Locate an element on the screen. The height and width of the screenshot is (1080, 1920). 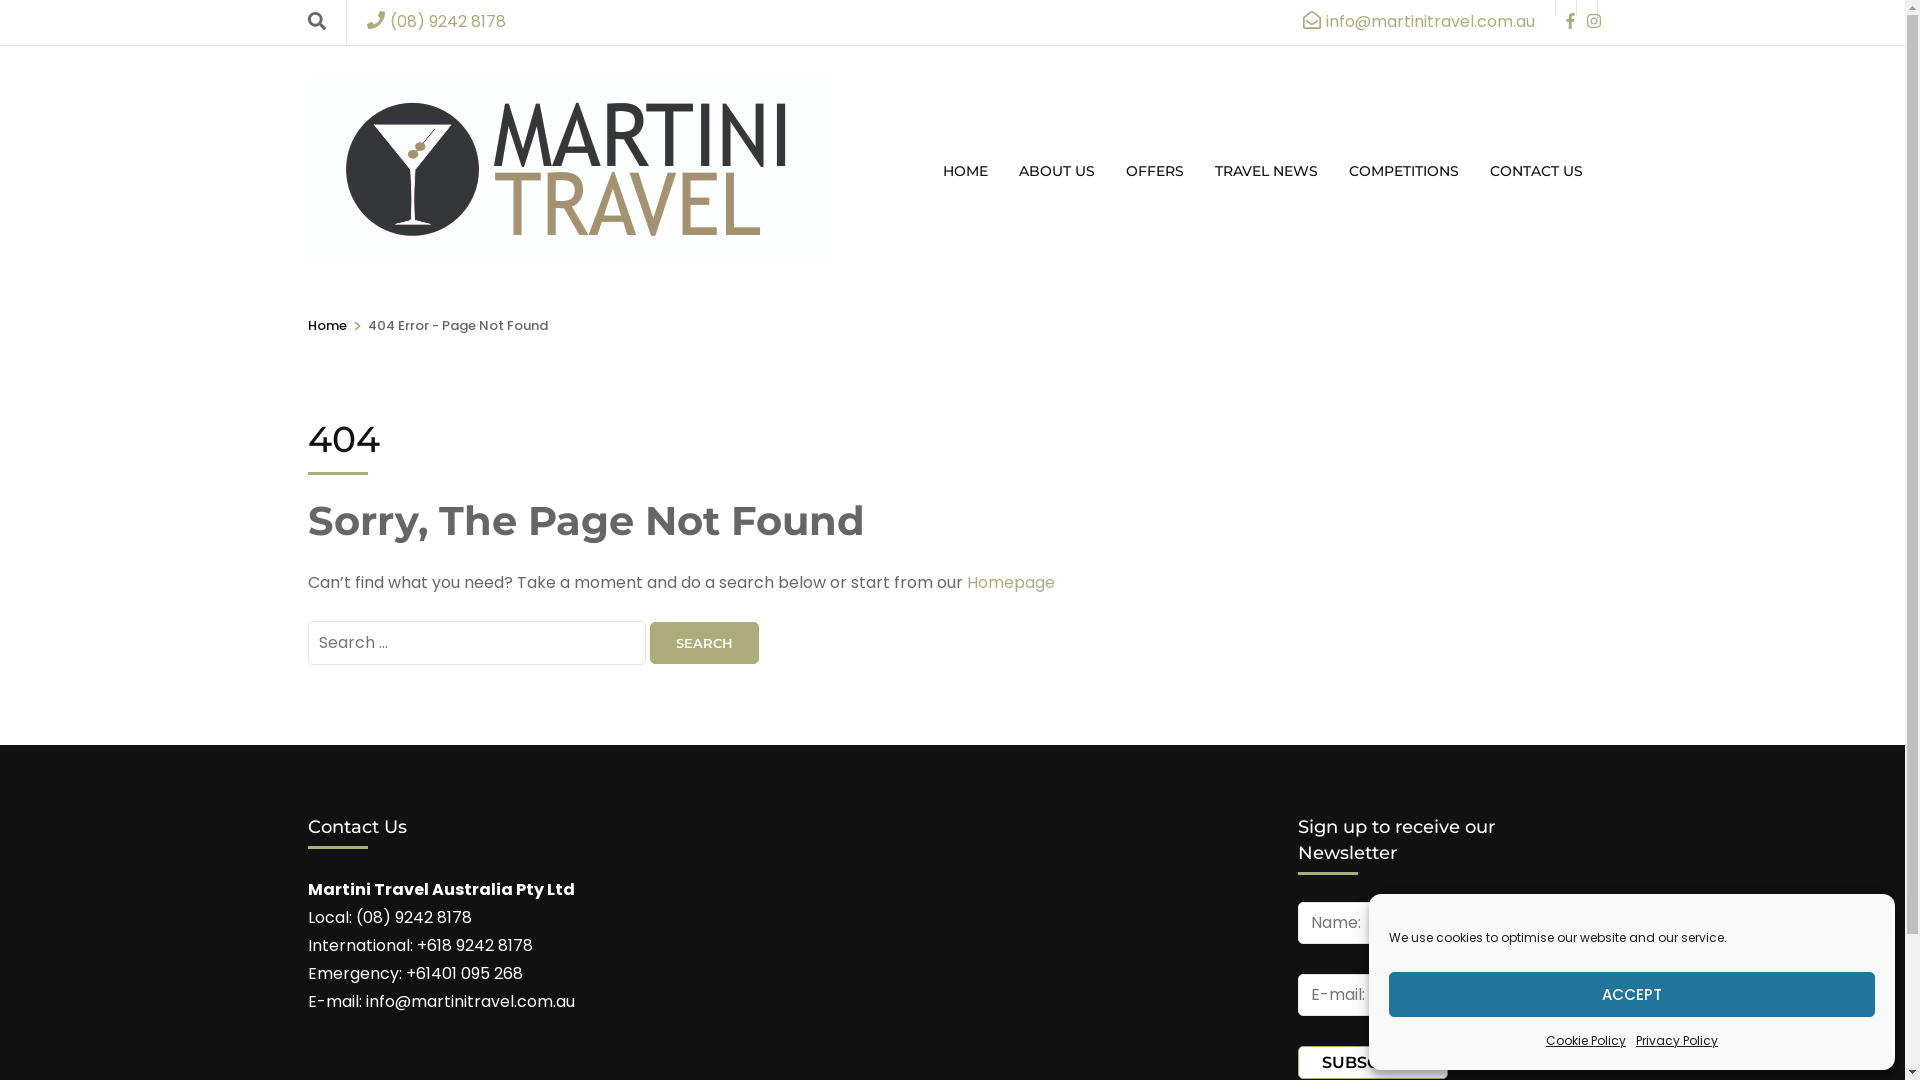
'HOME' is located at coordinates (965, 169).